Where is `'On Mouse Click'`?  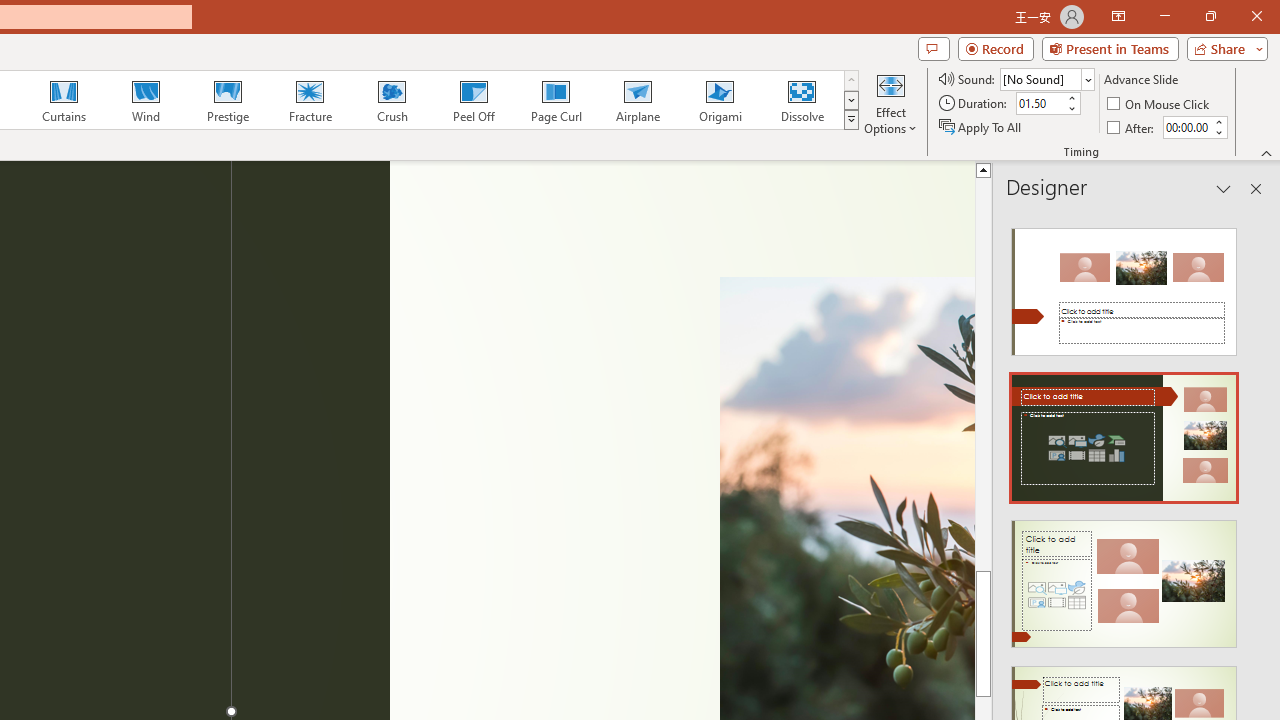
'On Mouse Click' is located at coordinates (1159, 103).